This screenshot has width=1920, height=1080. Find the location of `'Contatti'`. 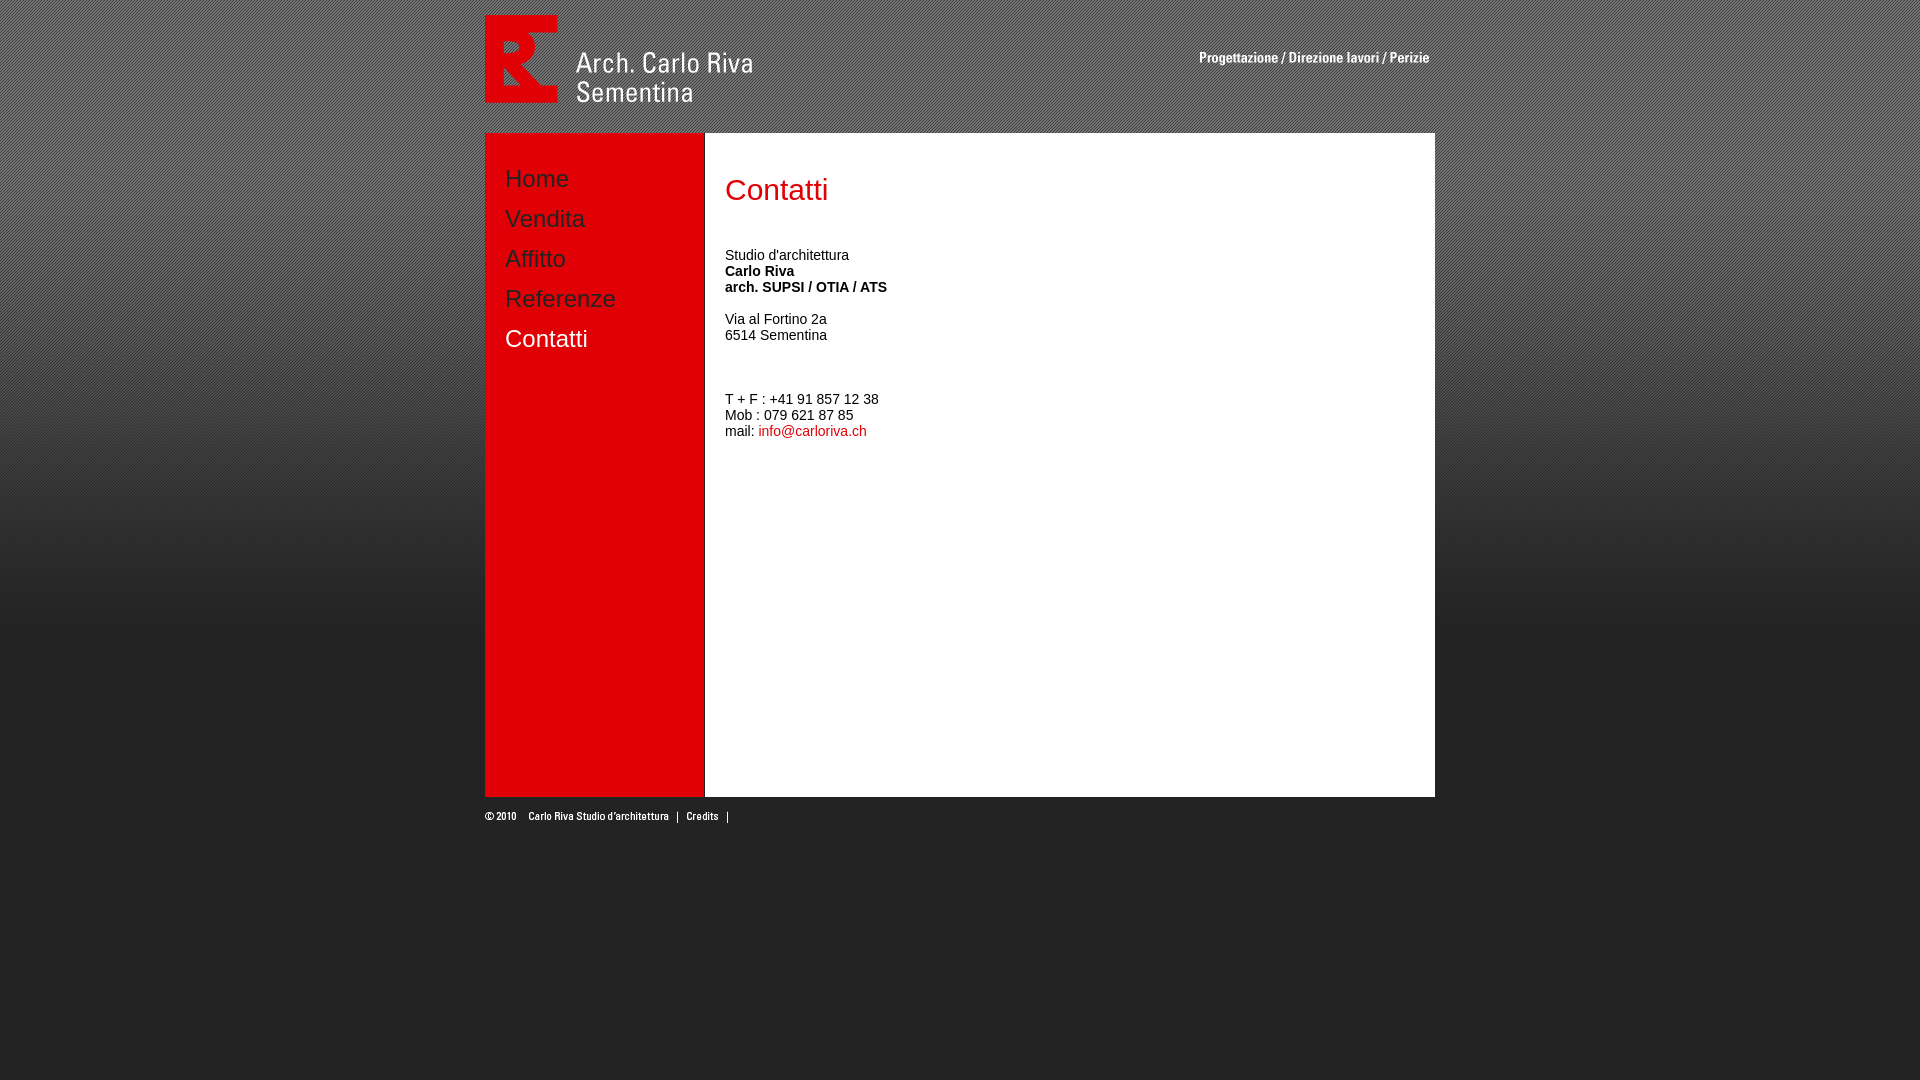

'Contatti' is located at coordinates (546, 337).